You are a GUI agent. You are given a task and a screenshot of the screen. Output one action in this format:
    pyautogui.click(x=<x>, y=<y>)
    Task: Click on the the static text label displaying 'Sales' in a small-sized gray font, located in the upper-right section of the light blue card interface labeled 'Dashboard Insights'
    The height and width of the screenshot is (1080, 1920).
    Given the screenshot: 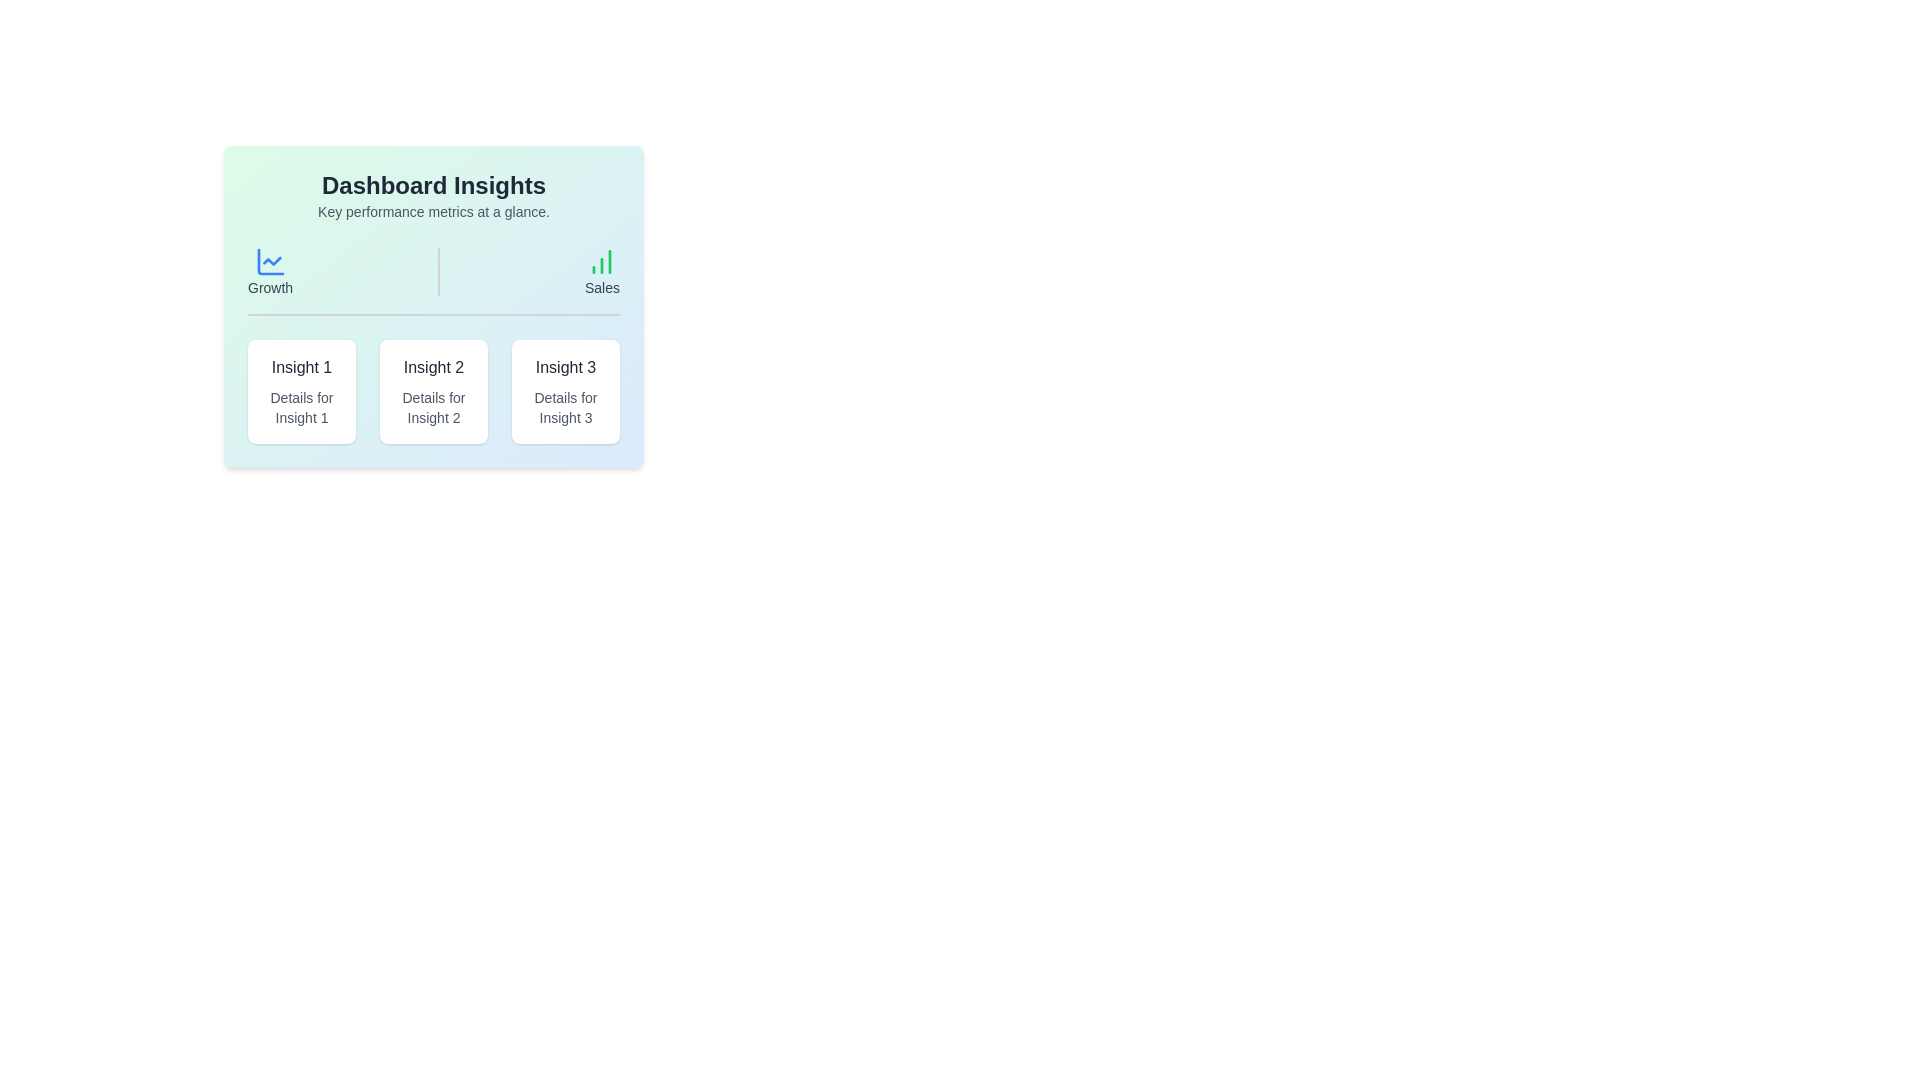 What is the action you would take?
    pyautogui.click(x=601, y=288)
    